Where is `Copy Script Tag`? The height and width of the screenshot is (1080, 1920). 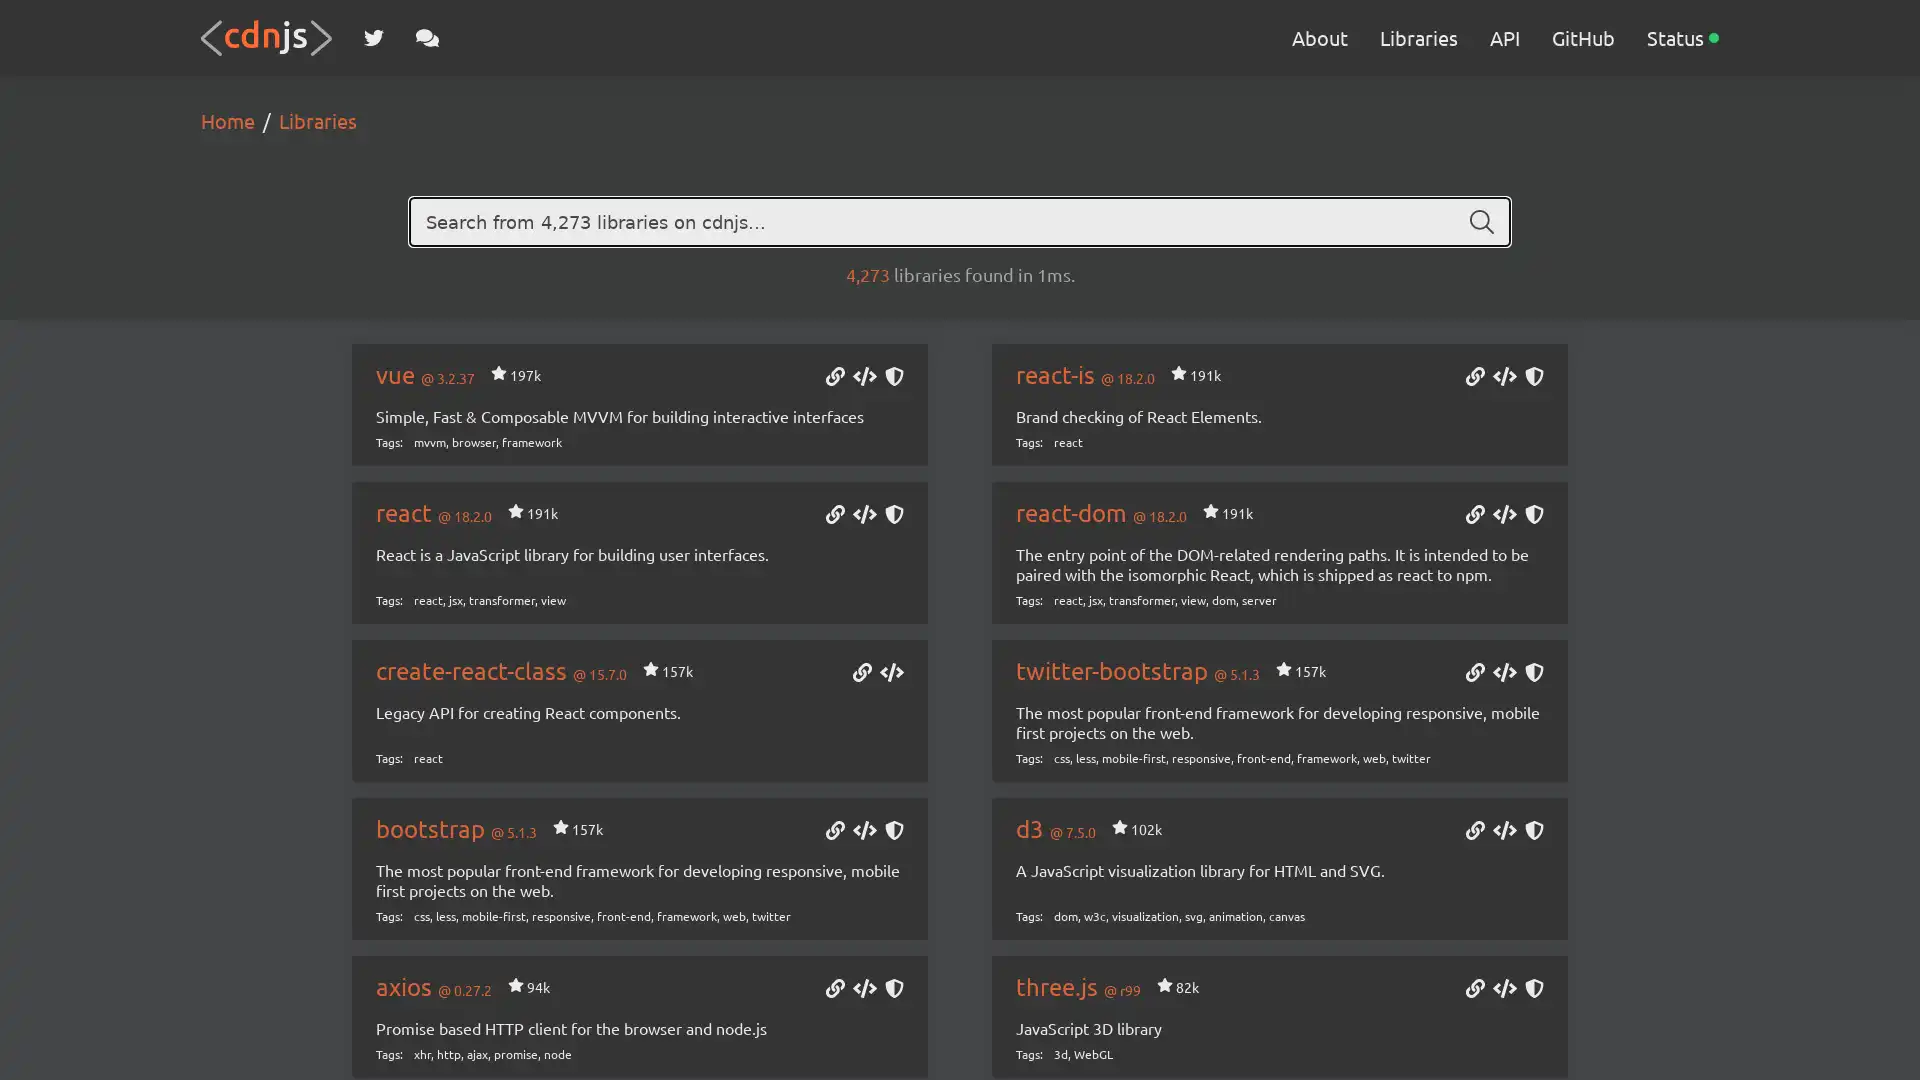 Copy Script Tag is located at coordinates (891, 674).